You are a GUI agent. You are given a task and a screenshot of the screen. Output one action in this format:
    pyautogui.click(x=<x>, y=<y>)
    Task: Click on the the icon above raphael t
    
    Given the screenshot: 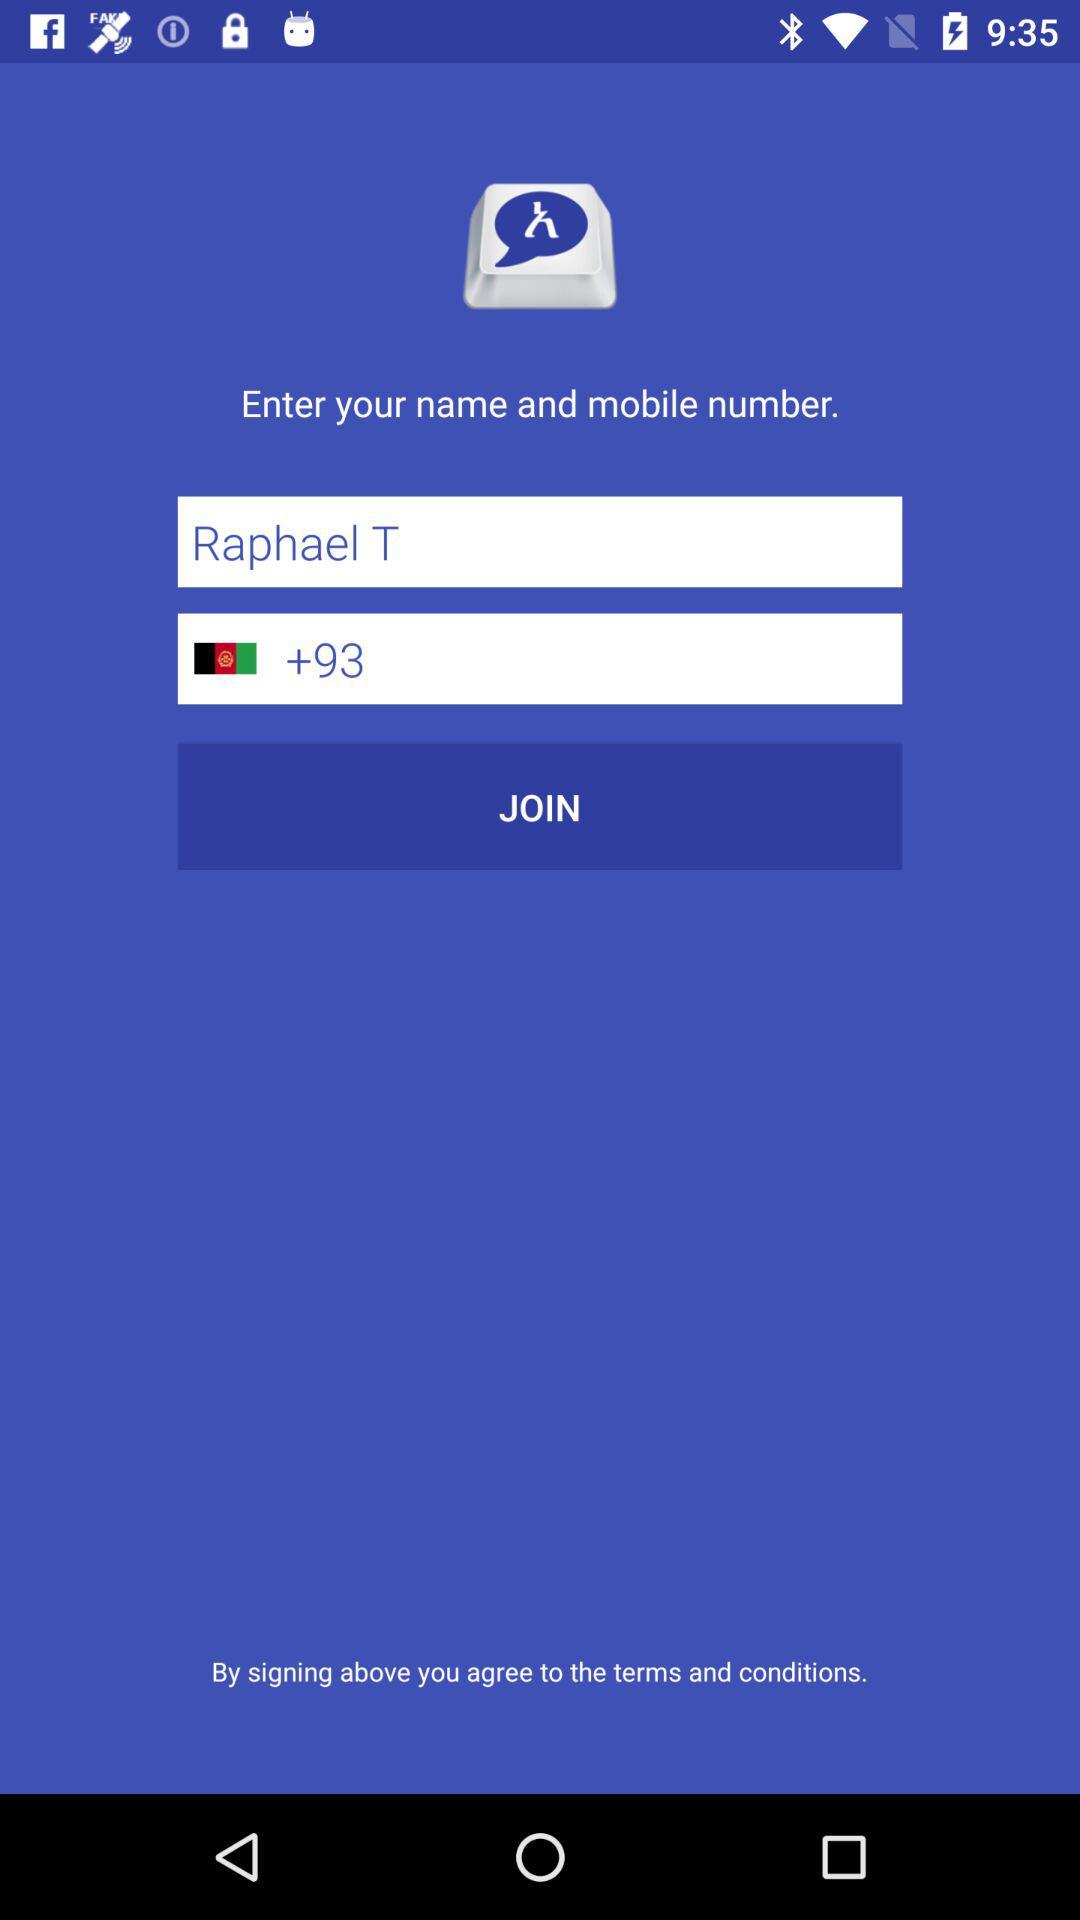 What is the action you would take?
    pyautogui.click(x=540, y=423)
    